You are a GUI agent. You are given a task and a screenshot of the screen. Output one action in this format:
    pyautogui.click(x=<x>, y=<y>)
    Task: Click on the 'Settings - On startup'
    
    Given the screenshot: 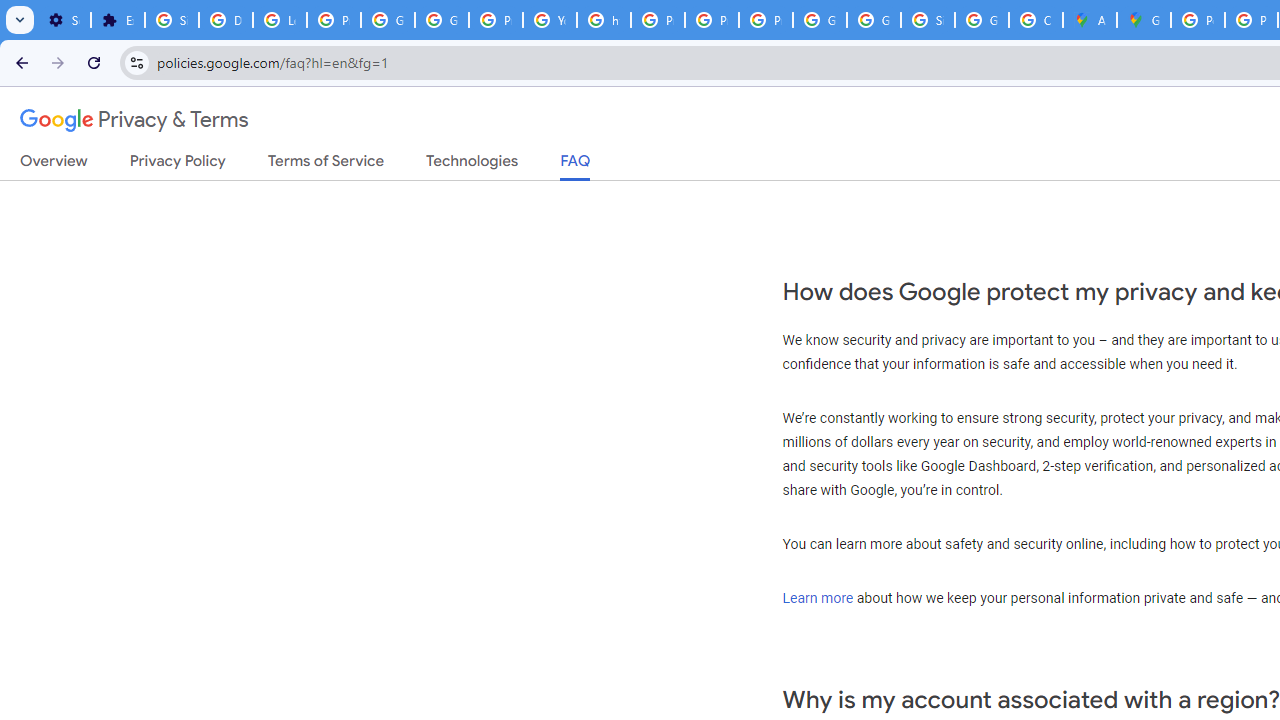 What is the action you would take?
    pyautogui.click(x=64, y=20)
    